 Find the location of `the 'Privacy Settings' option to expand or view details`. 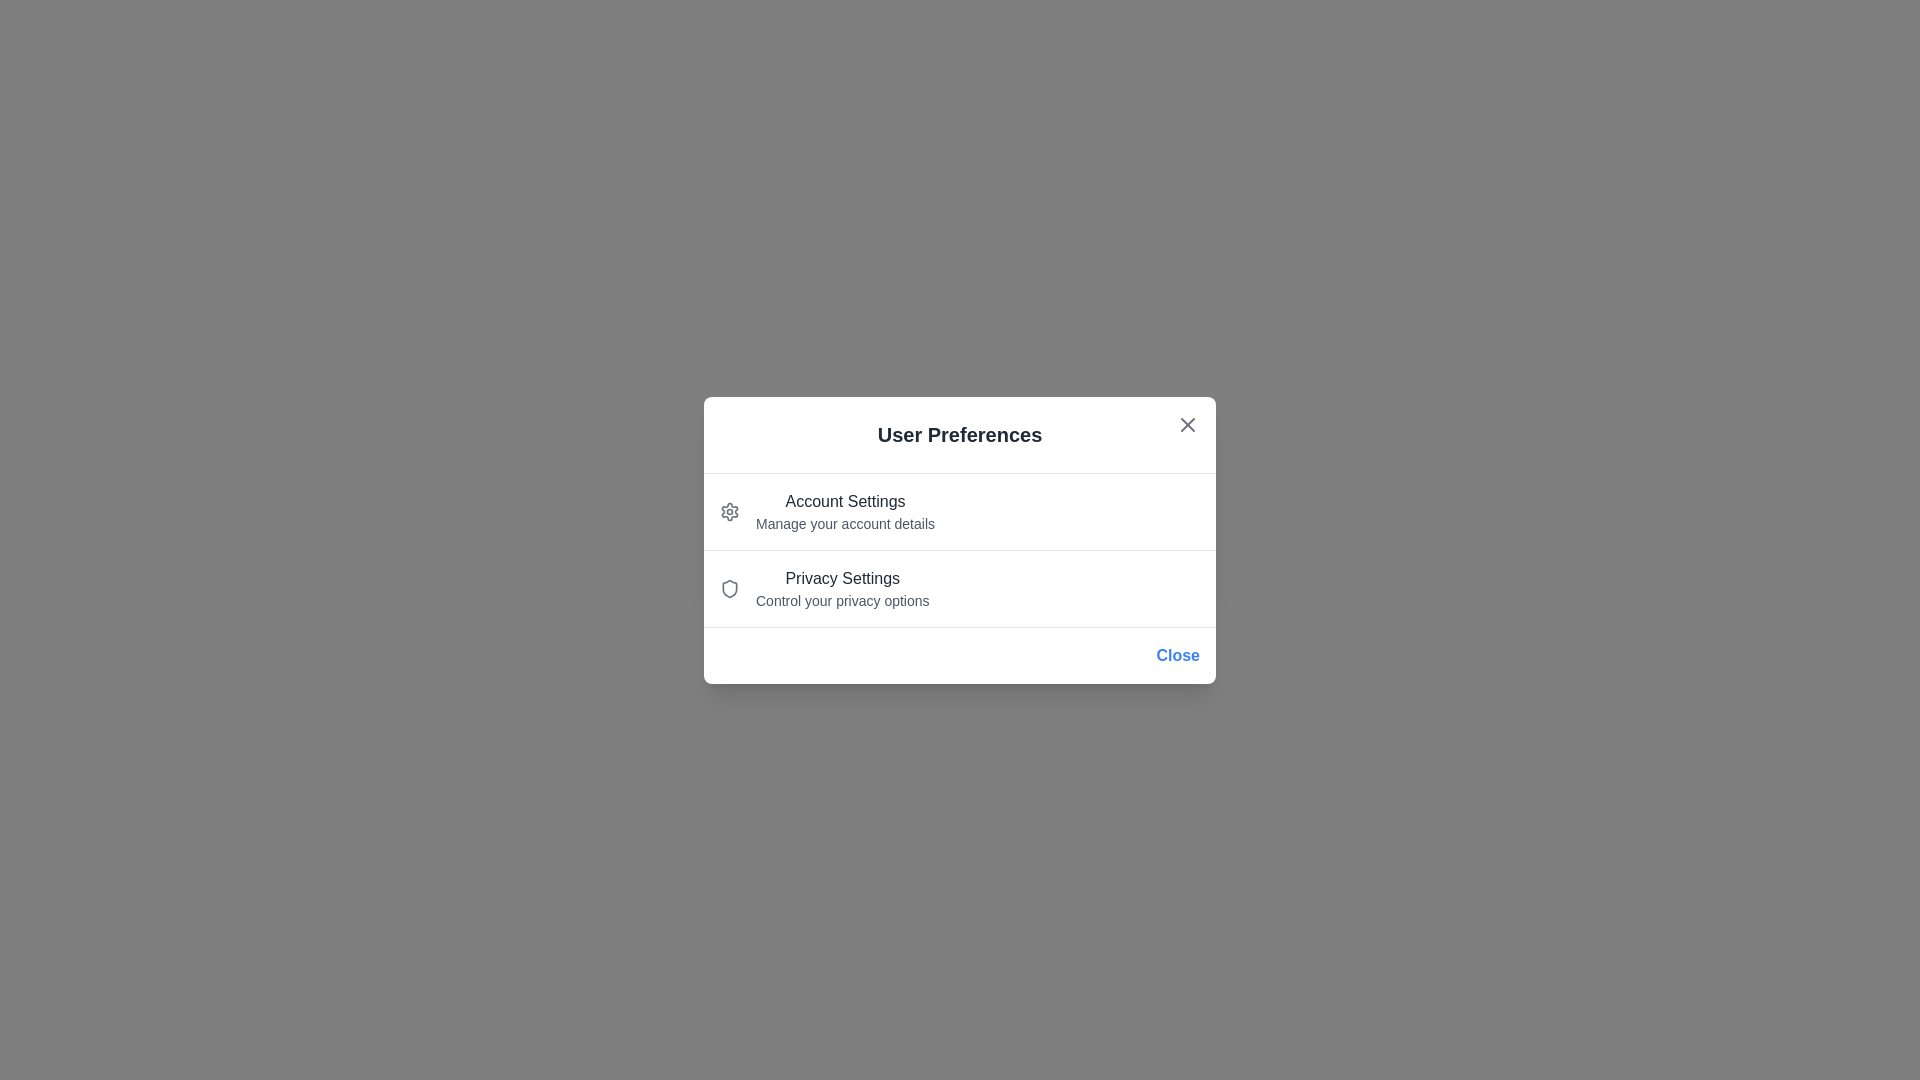

the 'Privacy Settings' option to expand or view details is located at coordinates (960, 586).